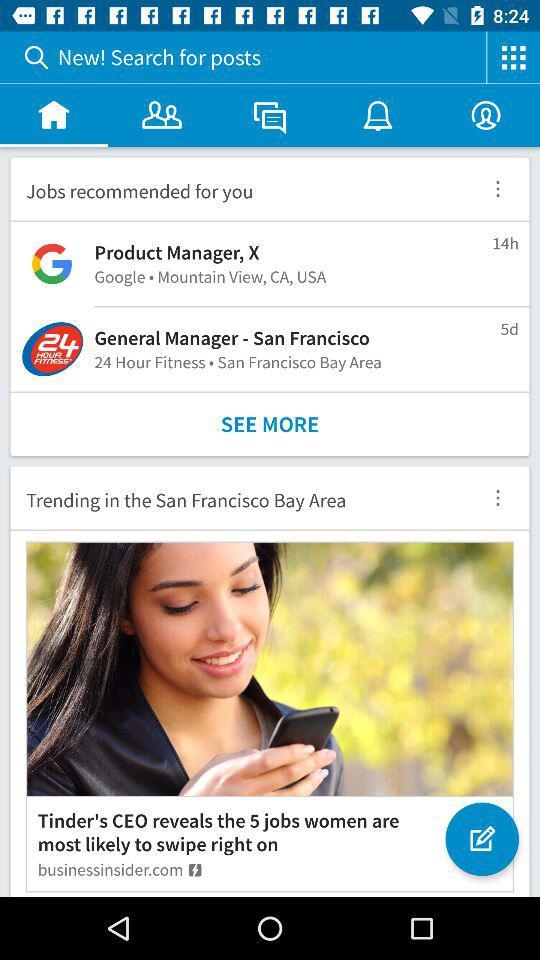 The height and width of the screenshot is (960, 540). Describe the element at coordinates (238, 189) in the screenshot. I see `the jobs recommended for` at that location.